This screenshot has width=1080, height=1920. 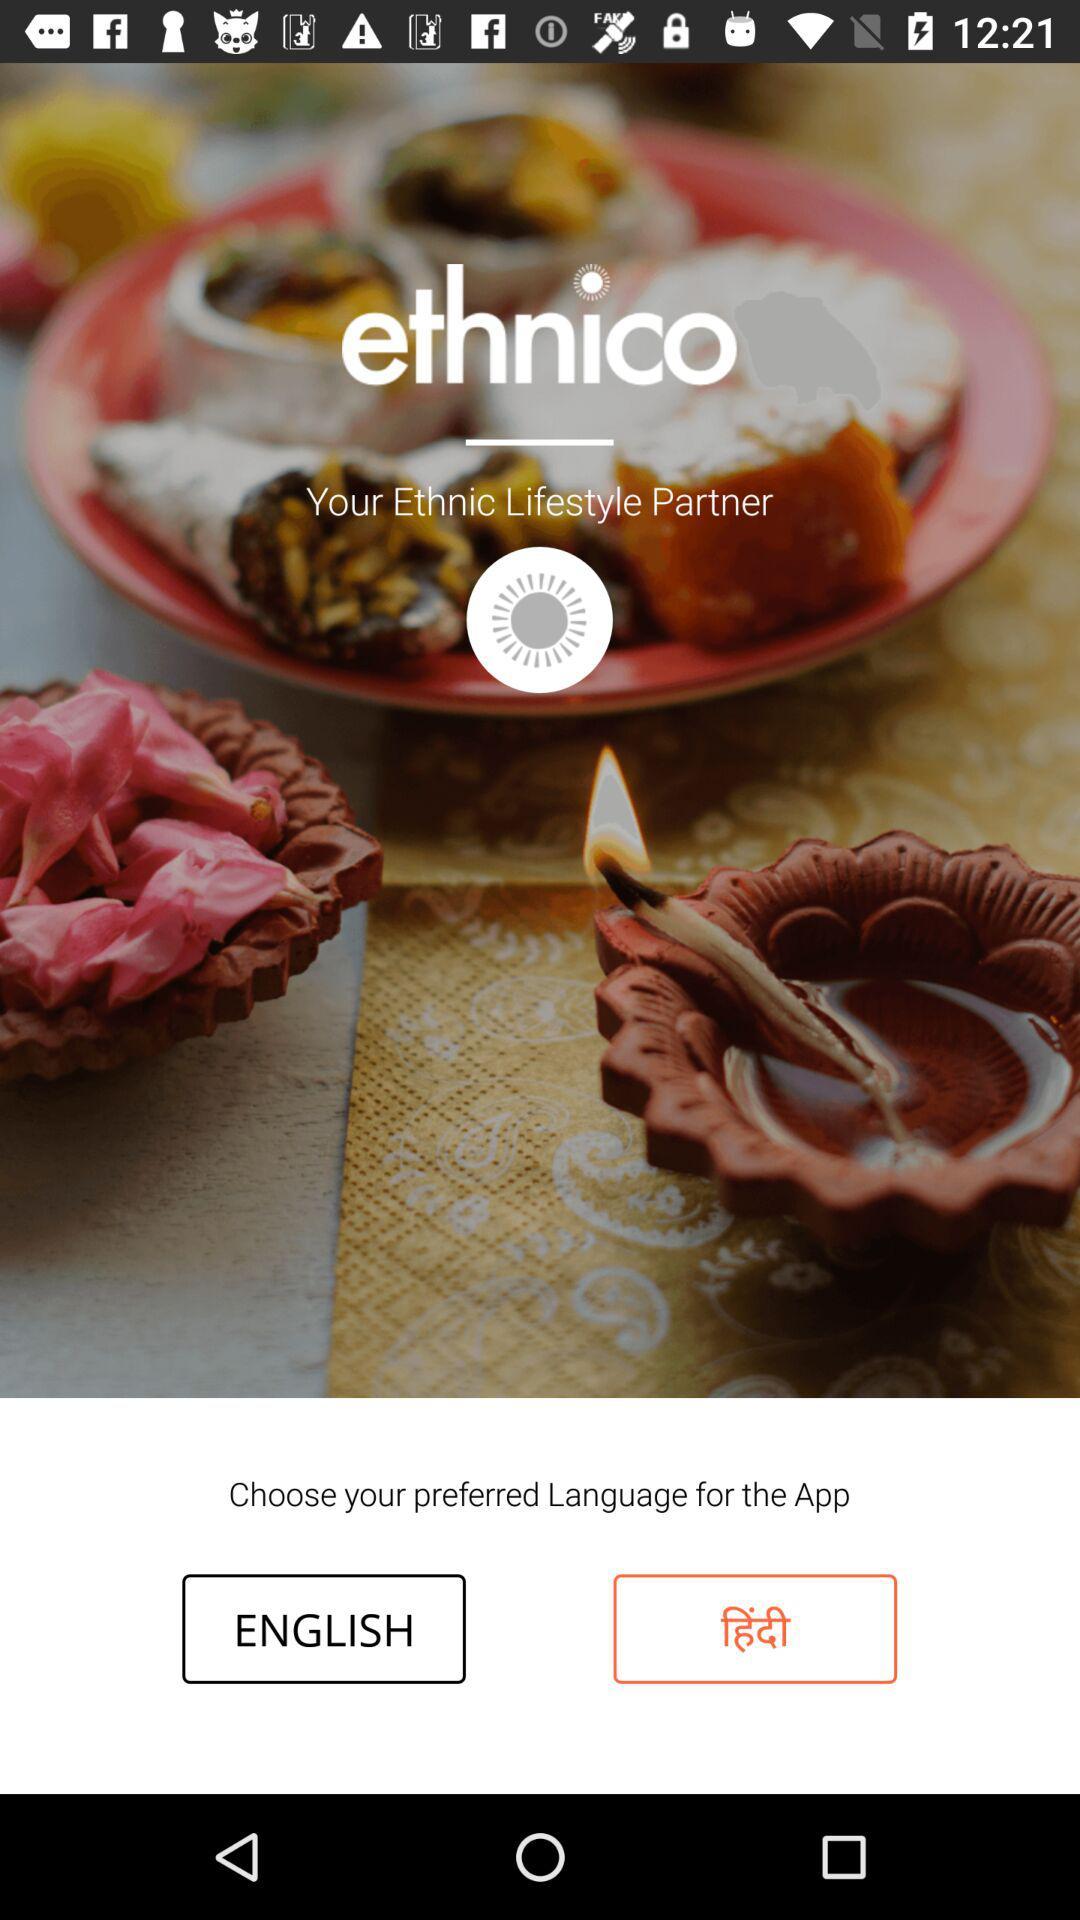 What do you see at coordinates (323, 1628) in the screenshot?
I see `the english icon` at bounding box center [323, 1628].